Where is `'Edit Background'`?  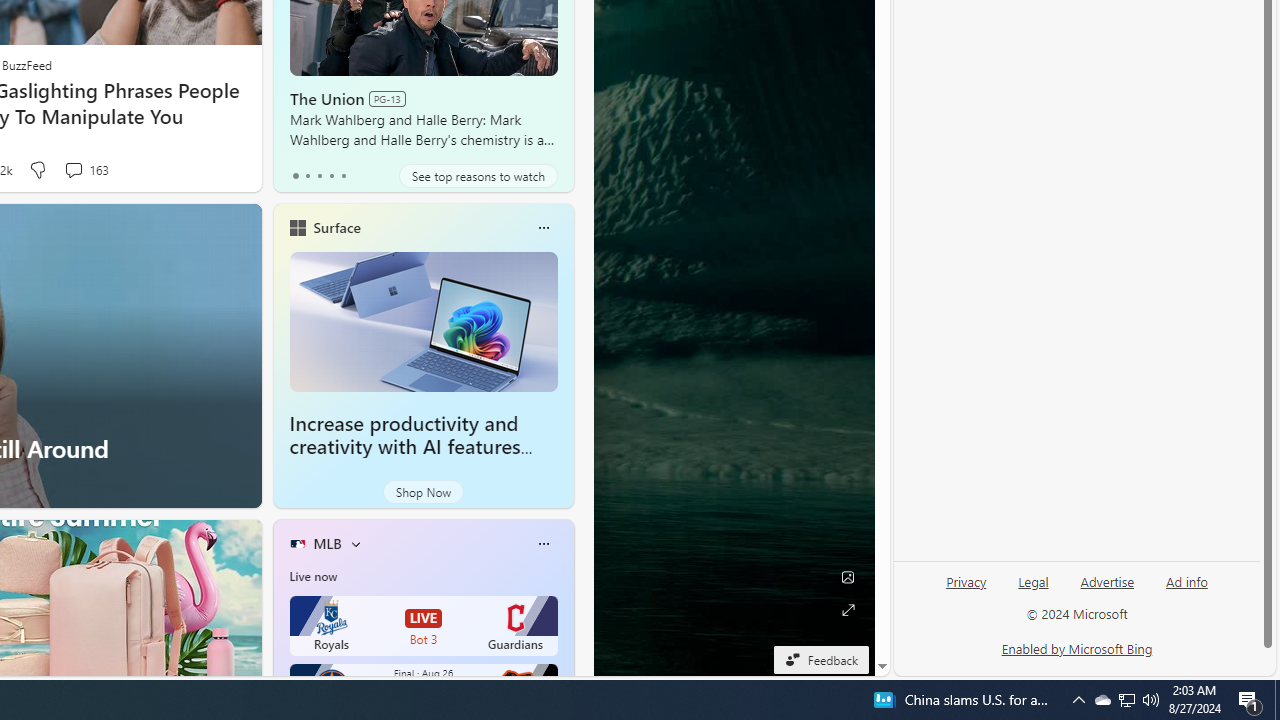
'Edit Background' is located at coordinates (848, 577).